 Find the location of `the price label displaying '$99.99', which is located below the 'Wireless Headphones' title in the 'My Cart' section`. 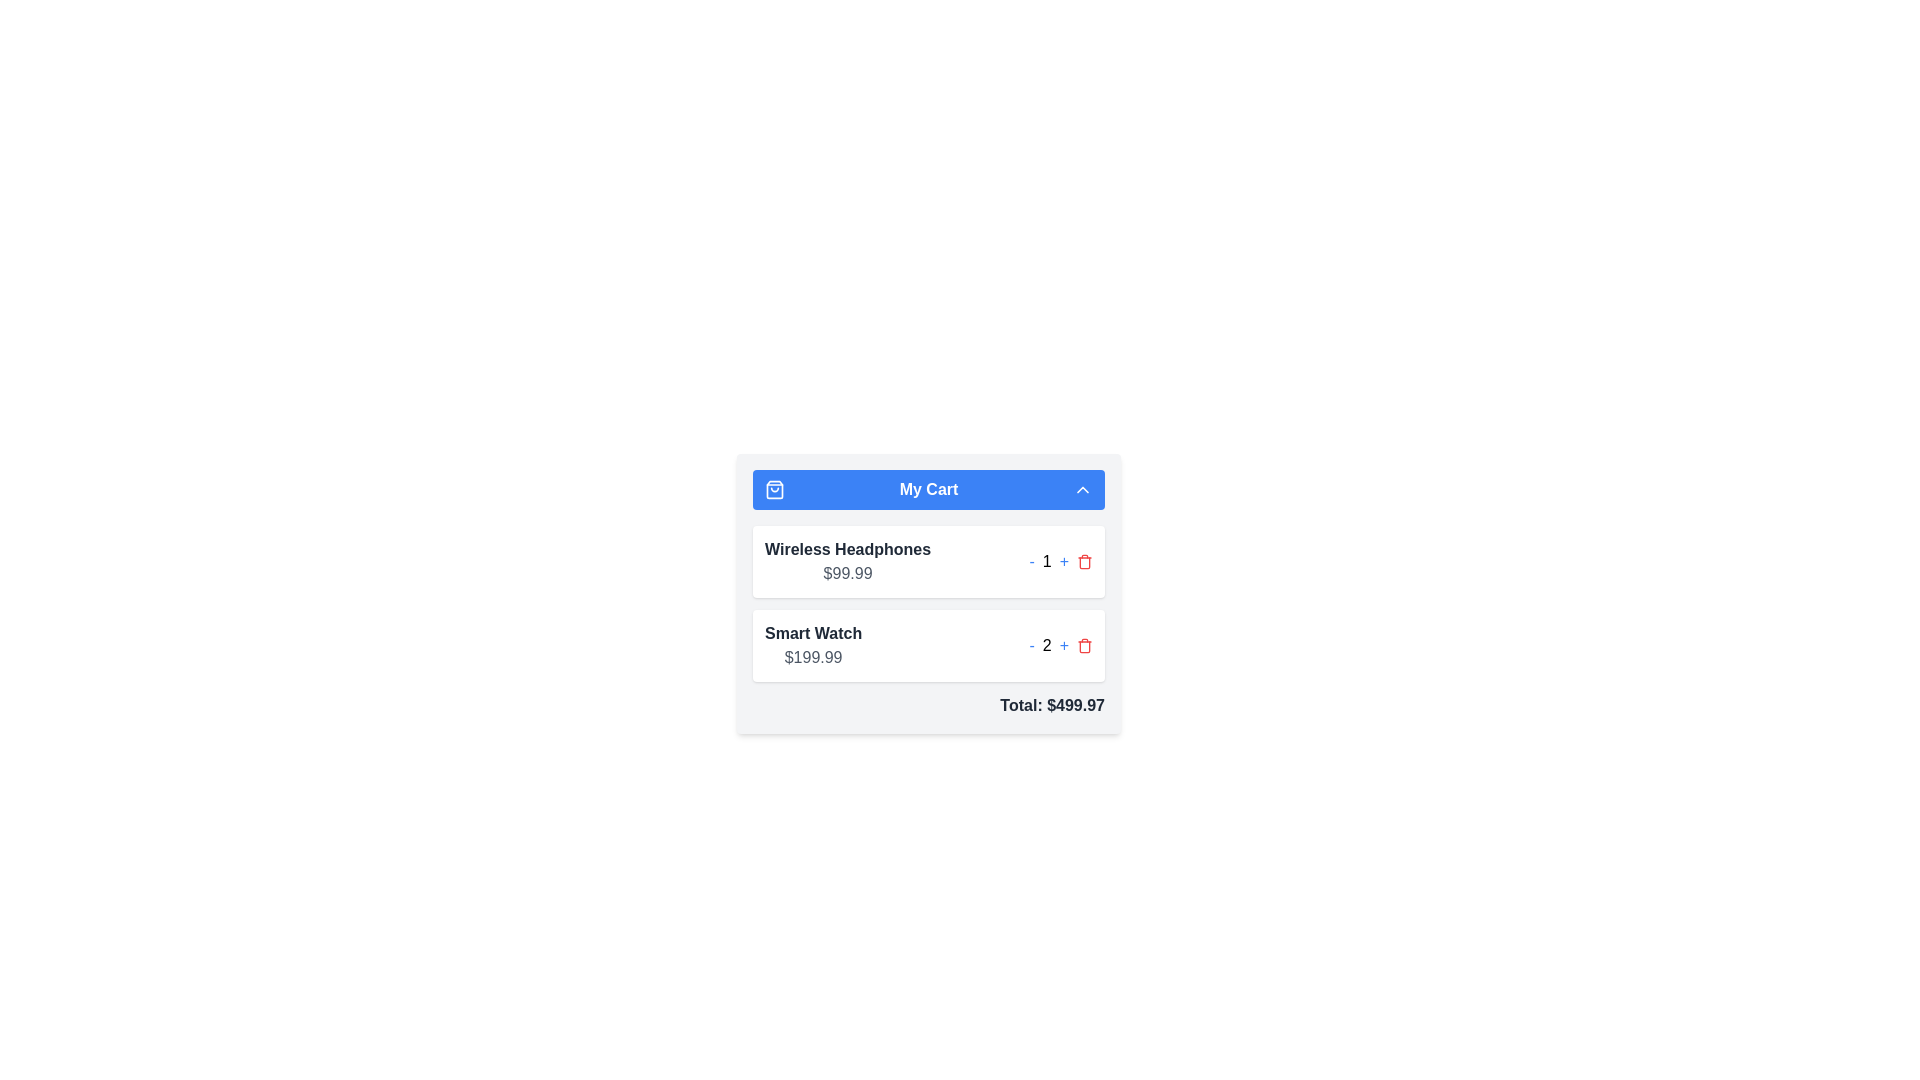

the price label displaying '$99.99', which is located below the 'Wireless Headphones' title in the 'My Cart' section is located at coordinates (848, 574).